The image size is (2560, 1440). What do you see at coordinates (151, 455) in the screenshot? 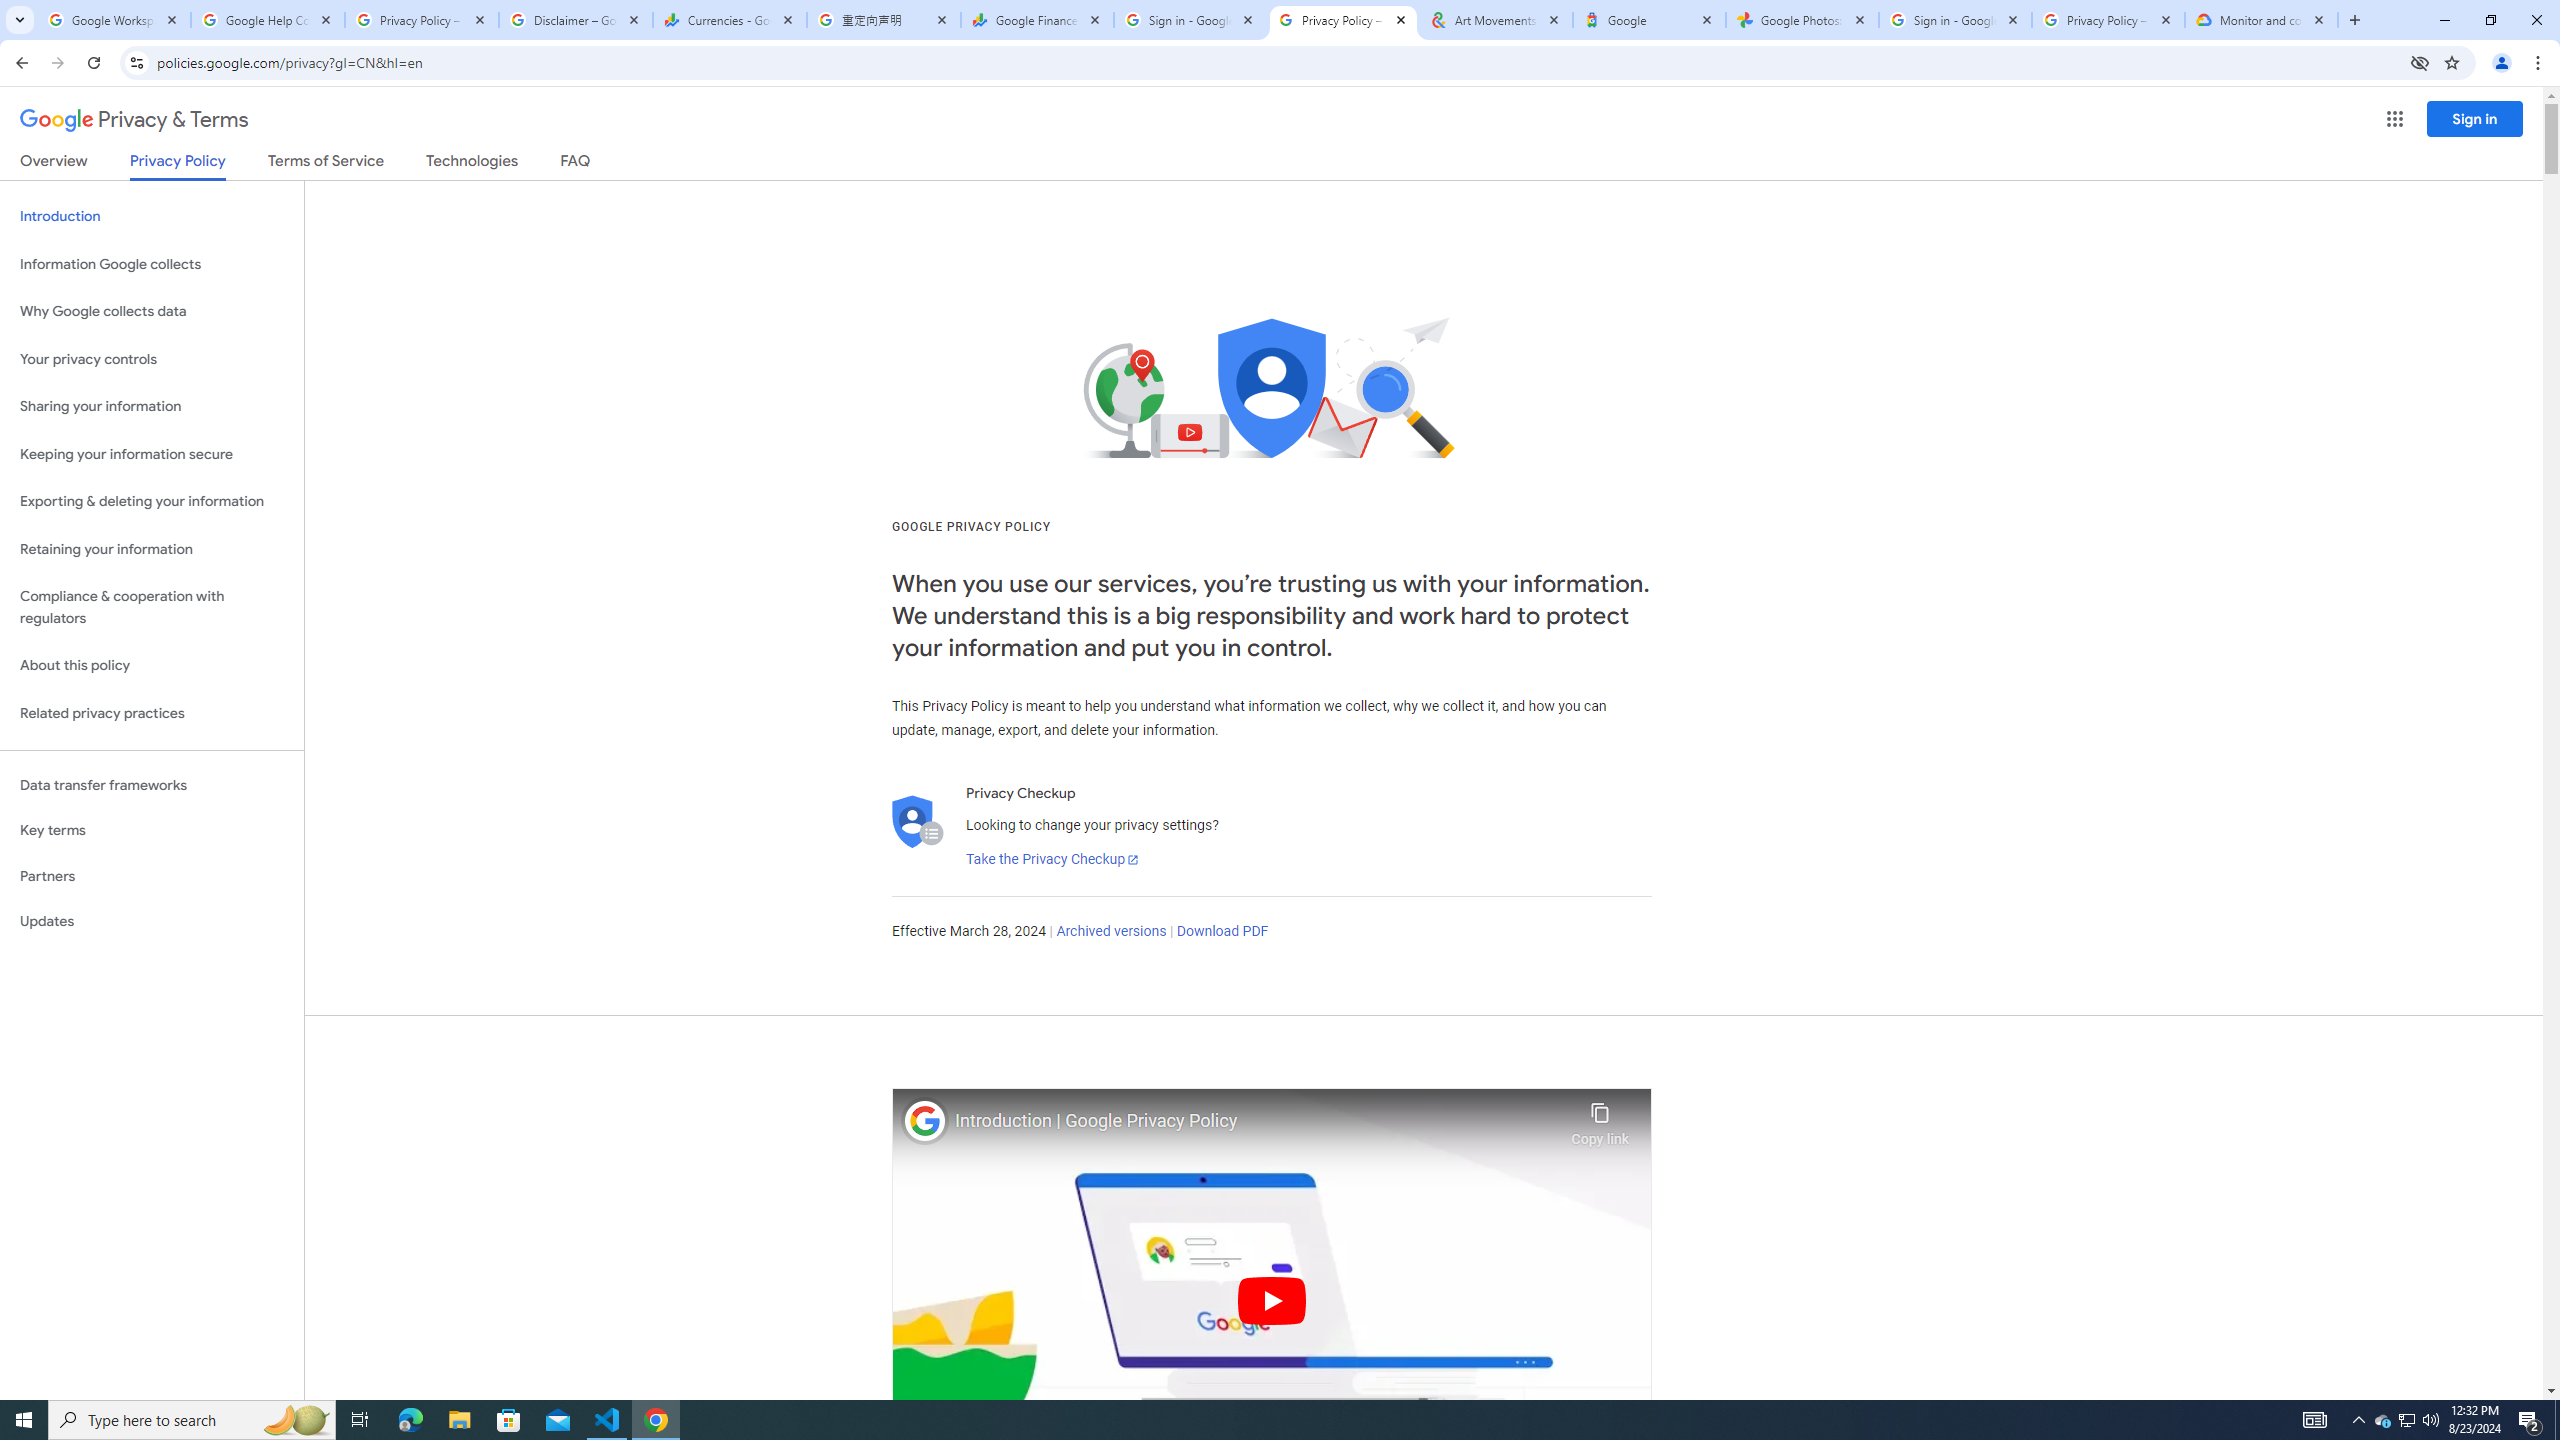
I see `'Keeping your information secure'` at bounding box center [151, 455].